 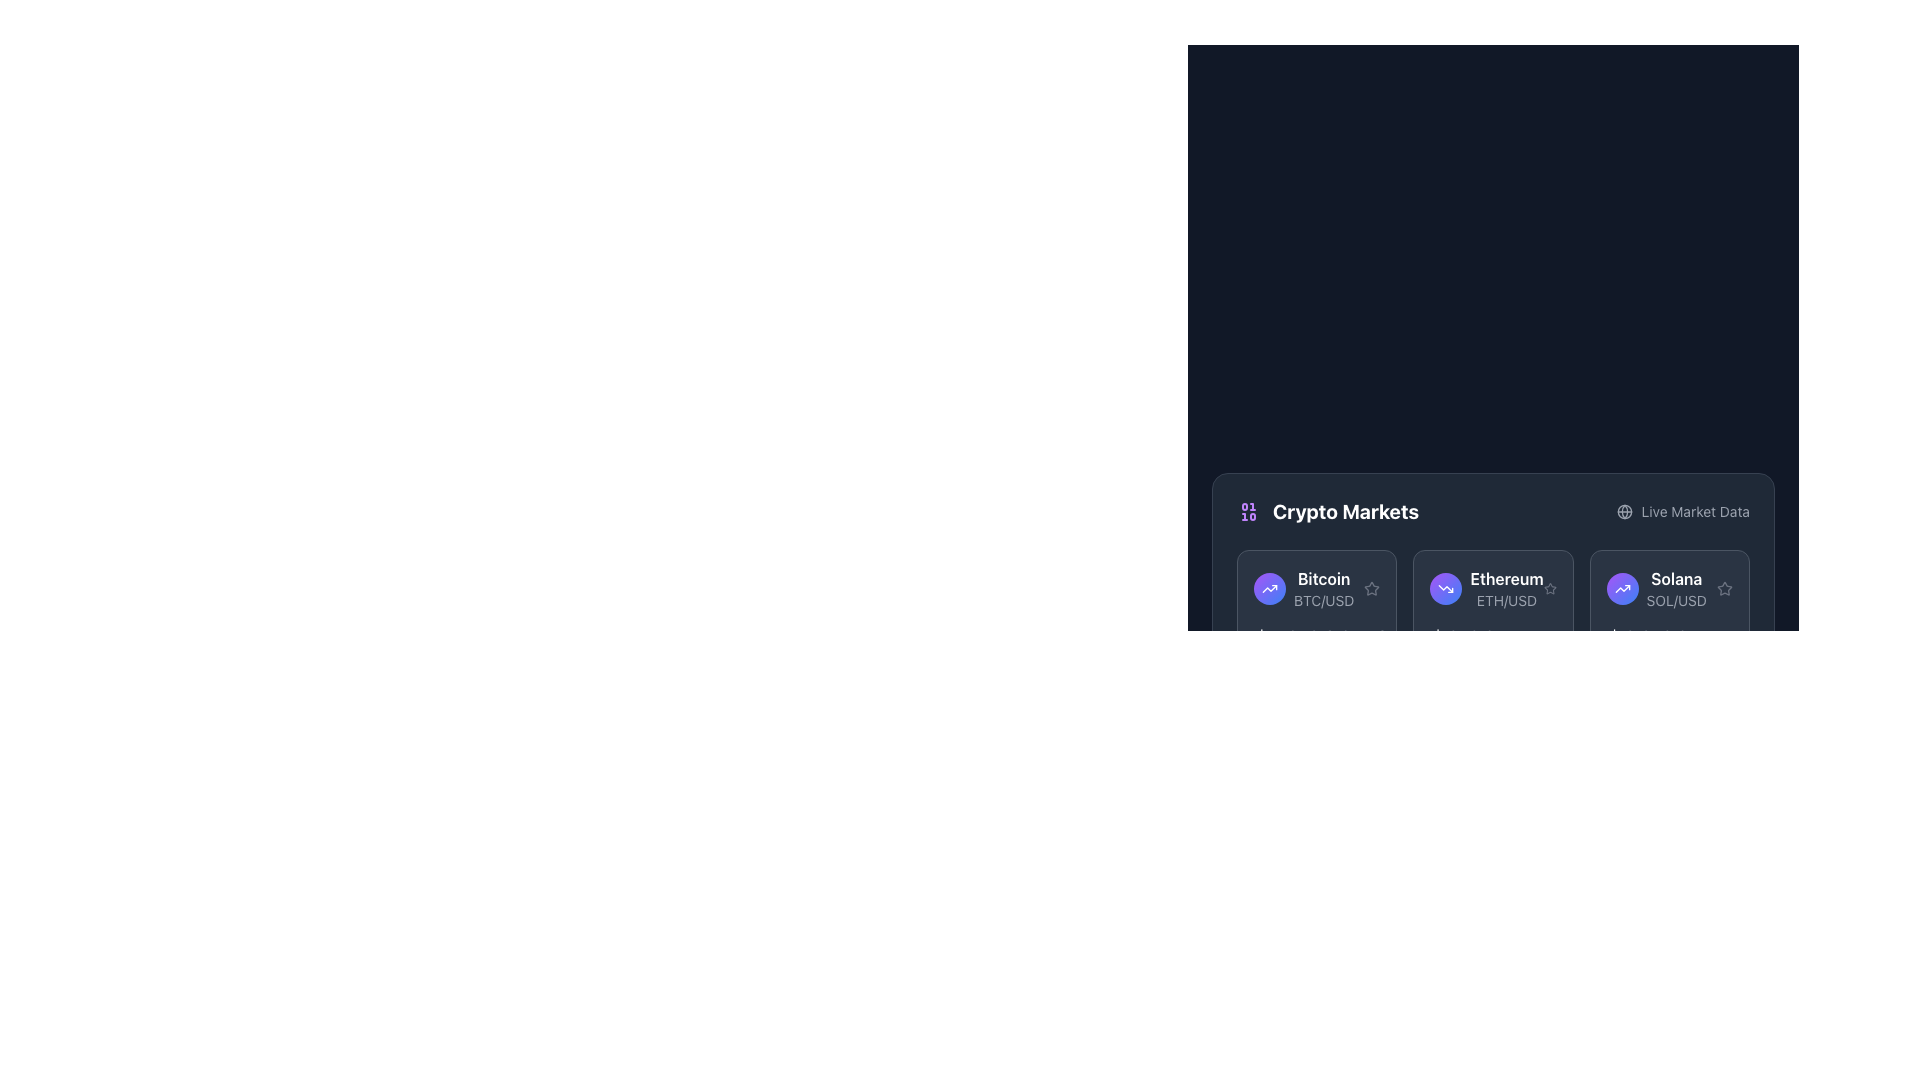 What do you see at coordinates (1493, 585) in the screenshot?
I see `the Informational widget displaying live cryptocurrency market data, which includes trading pairs, current prices, and percentage changes` at bounding box center [1493, 585].